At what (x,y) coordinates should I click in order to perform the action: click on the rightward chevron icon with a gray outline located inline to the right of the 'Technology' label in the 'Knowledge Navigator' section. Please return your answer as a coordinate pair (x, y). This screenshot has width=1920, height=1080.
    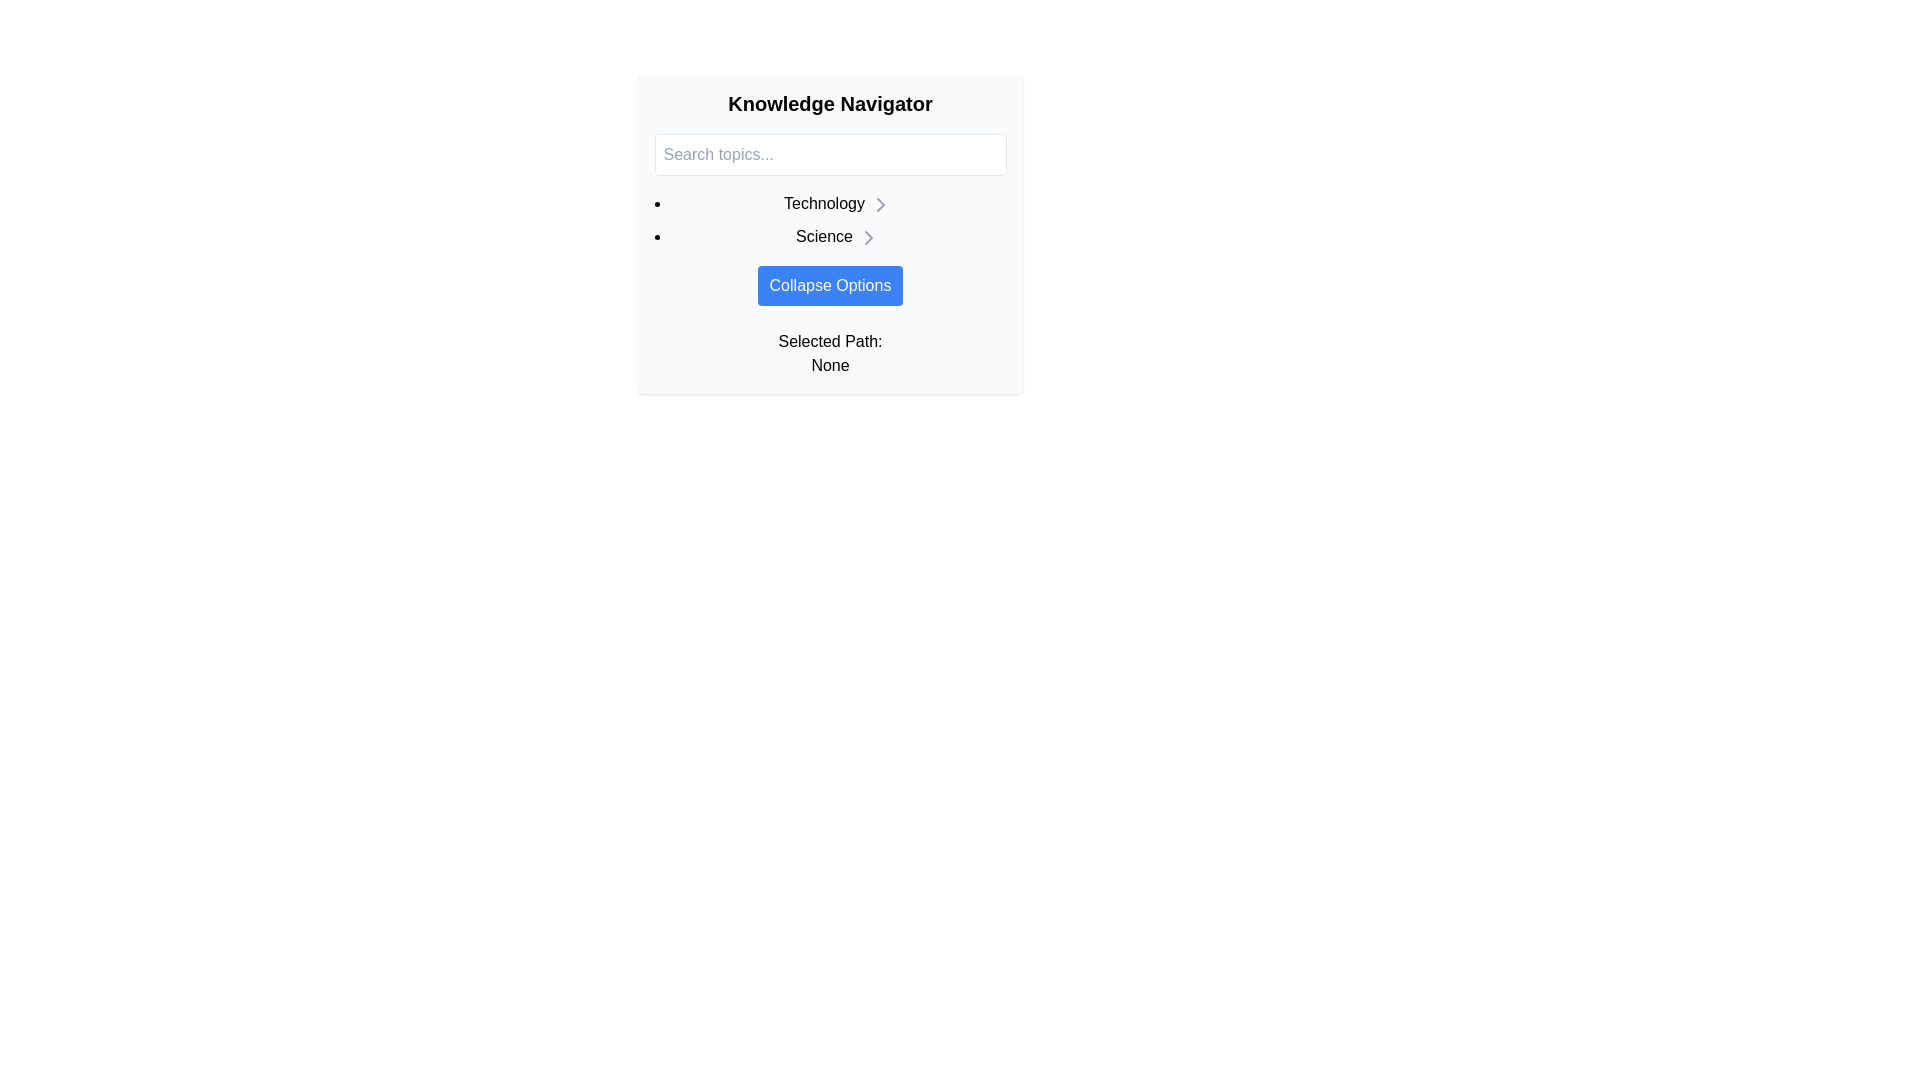
    Looking at the image, I should click on (880, 204).